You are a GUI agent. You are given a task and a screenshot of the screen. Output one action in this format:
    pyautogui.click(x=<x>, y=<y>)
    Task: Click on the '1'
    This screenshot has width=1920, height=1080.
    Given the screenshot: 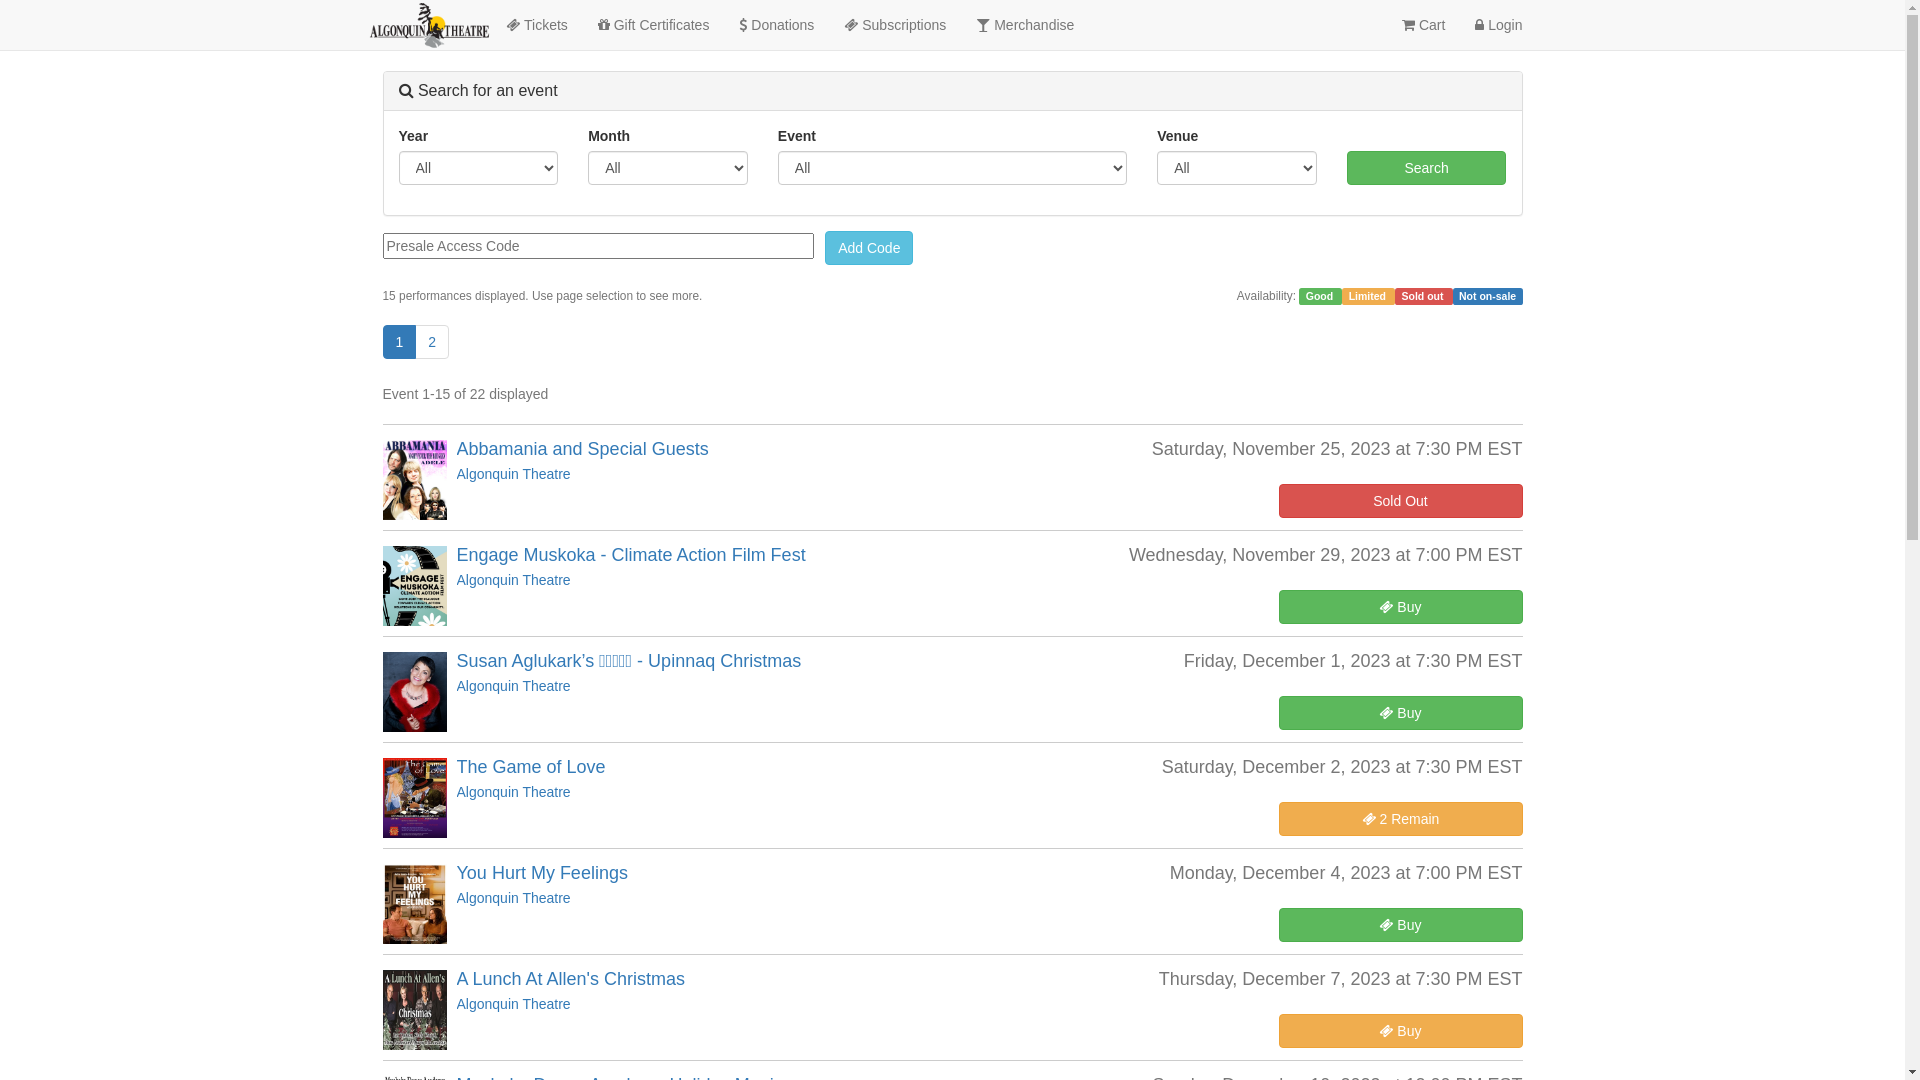 What is the action you would take?
    pyautogui.click(x=398, y=341)
    